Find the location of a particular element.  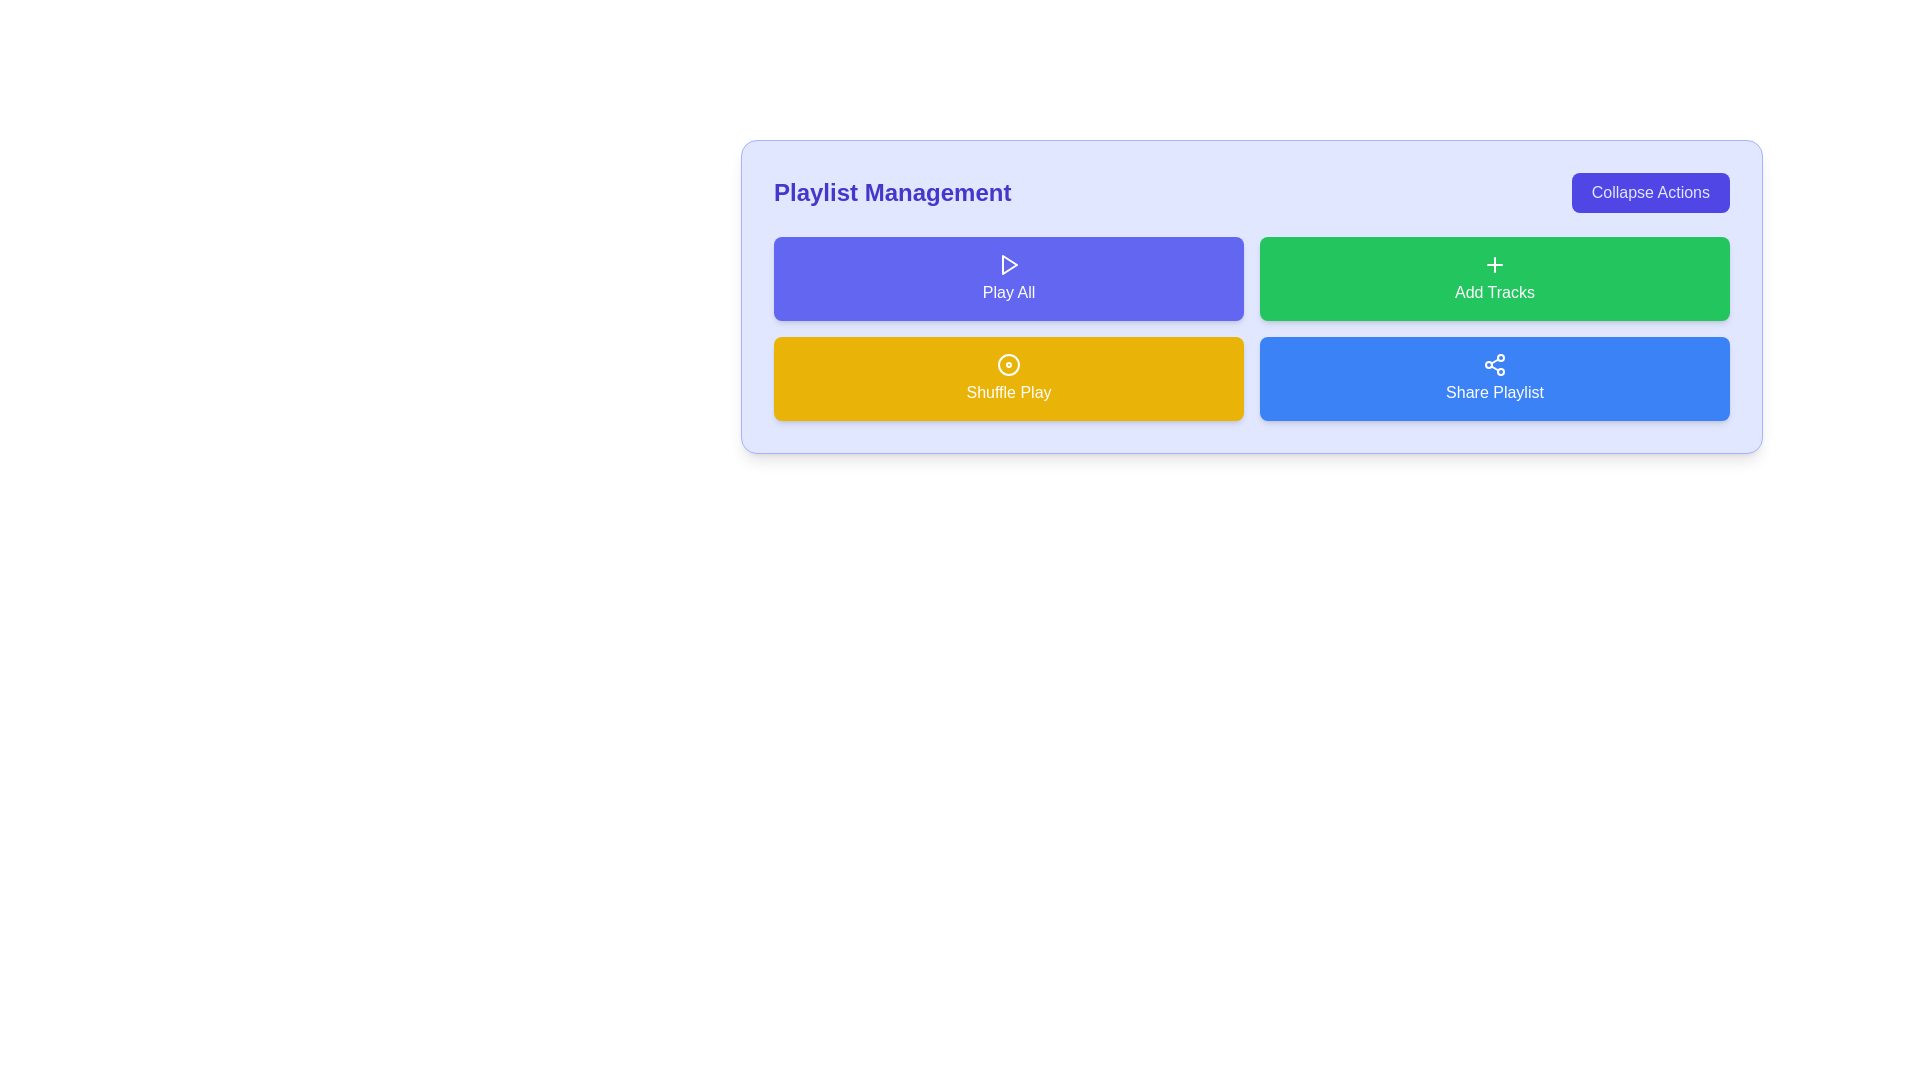

the play icon located in the top-left region of the interface, which is centered above the text label of the 'Play All' button is located at coordinates (1009, 264).